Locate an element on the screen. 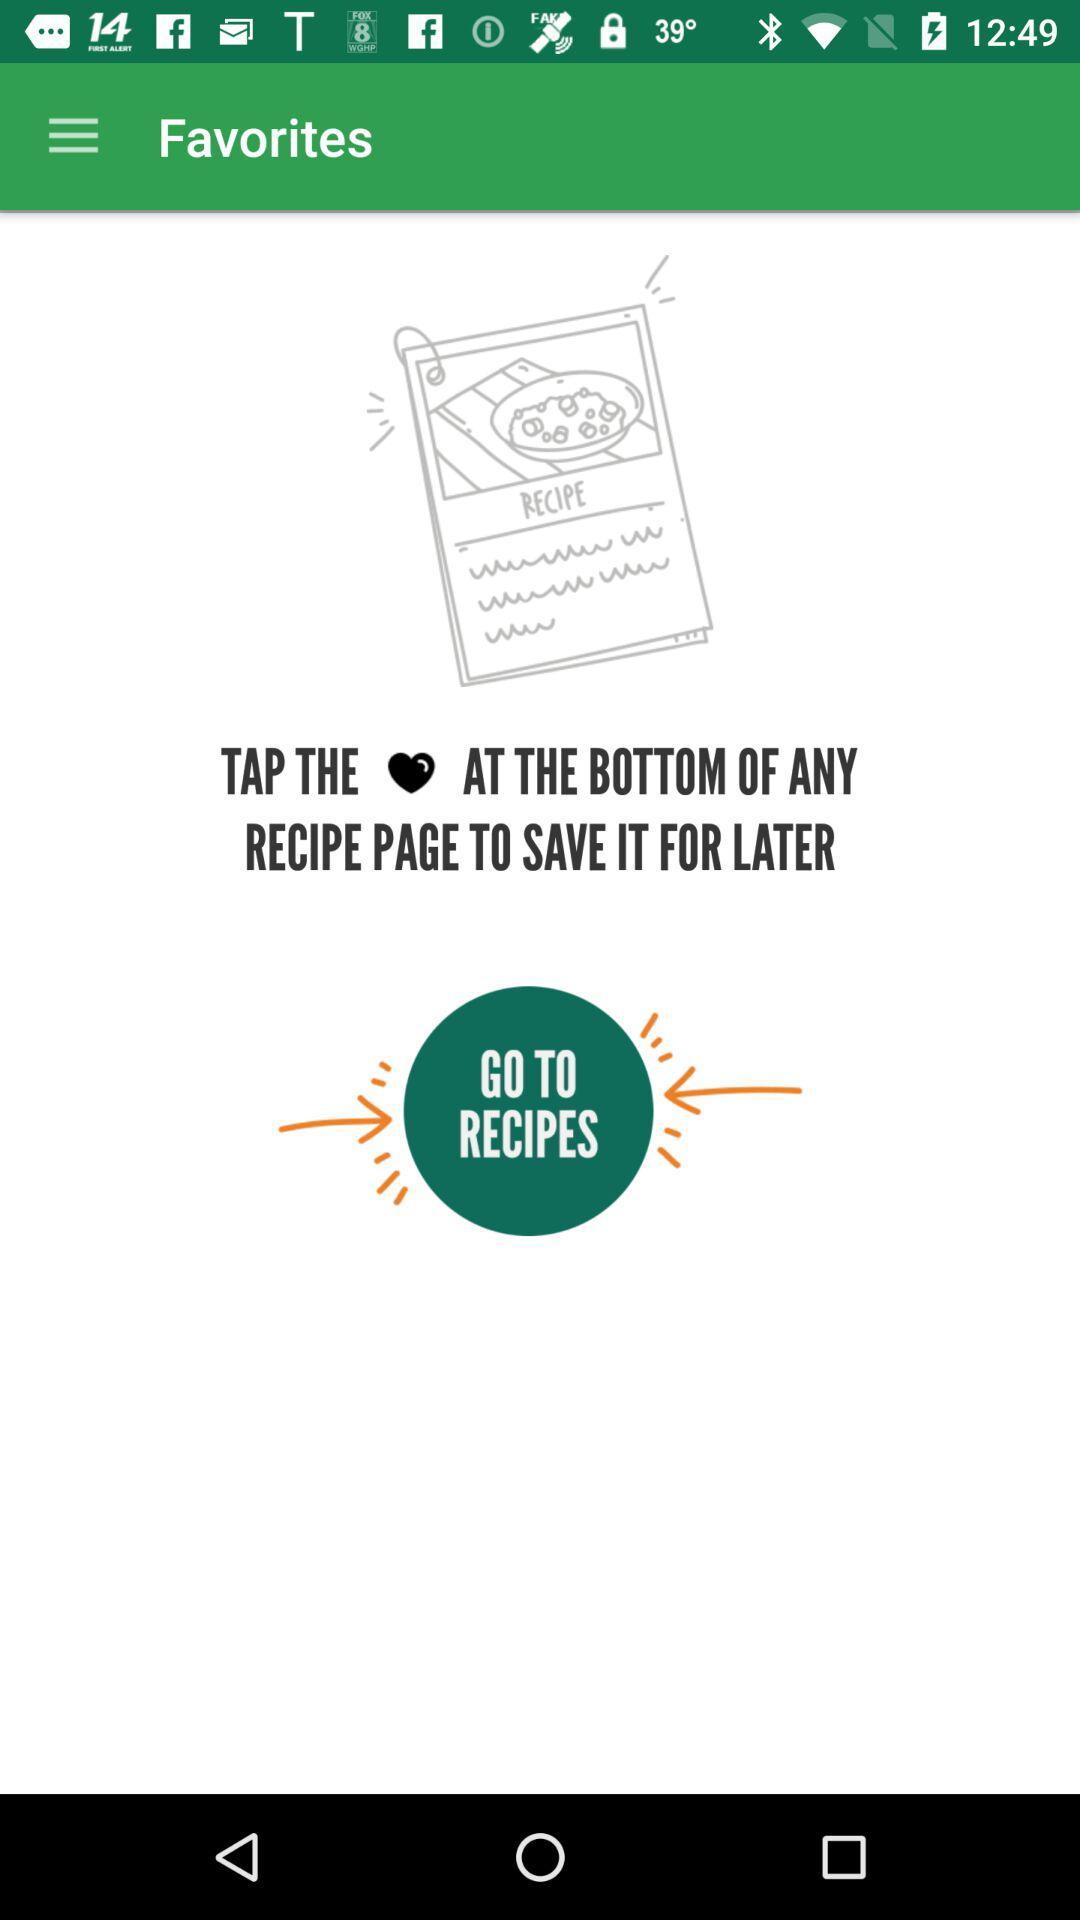 The width and height of the screenshot is (1080, 1920). item next to the favorites app is located at coordinates (72, 135).